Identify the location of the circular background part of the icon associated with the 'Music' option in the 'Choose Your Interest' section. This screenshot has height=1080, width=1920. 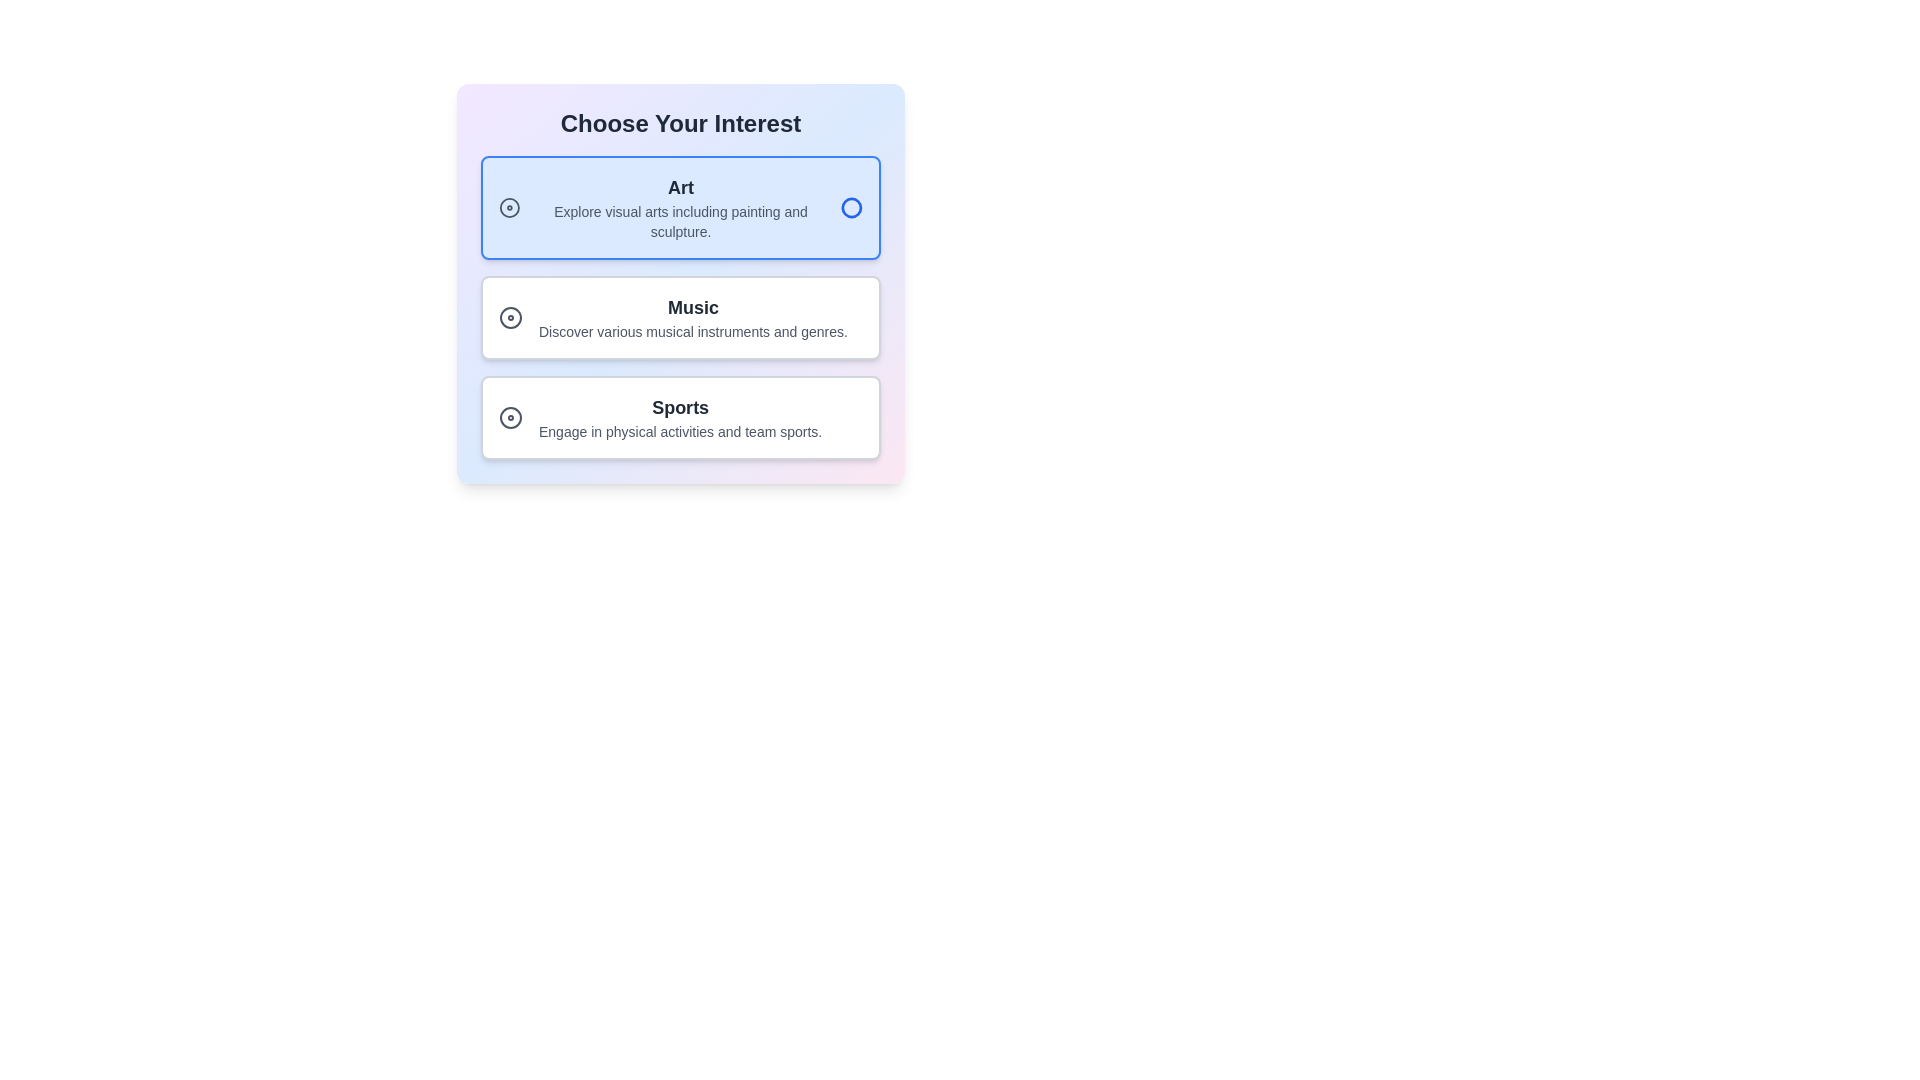
(510, 316).